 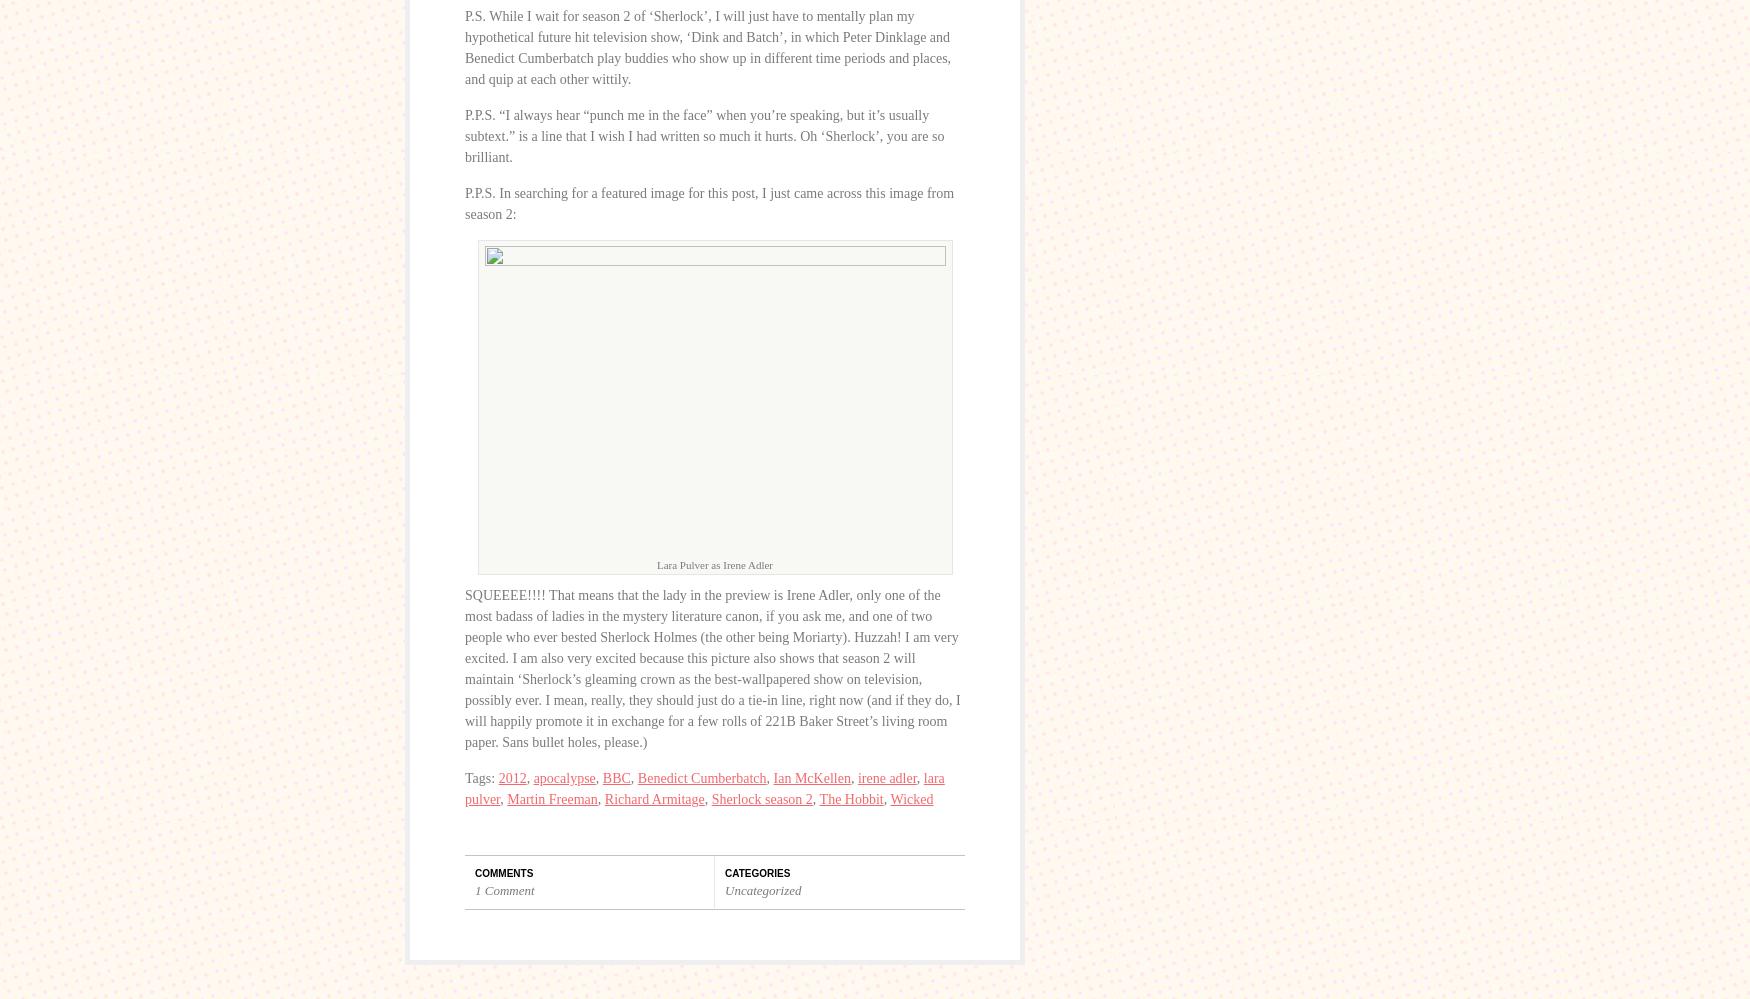 What do you see at coordinates (564, 778) in the screenshot?
I see `'apocalypse'` at bounding box center [564, 778].